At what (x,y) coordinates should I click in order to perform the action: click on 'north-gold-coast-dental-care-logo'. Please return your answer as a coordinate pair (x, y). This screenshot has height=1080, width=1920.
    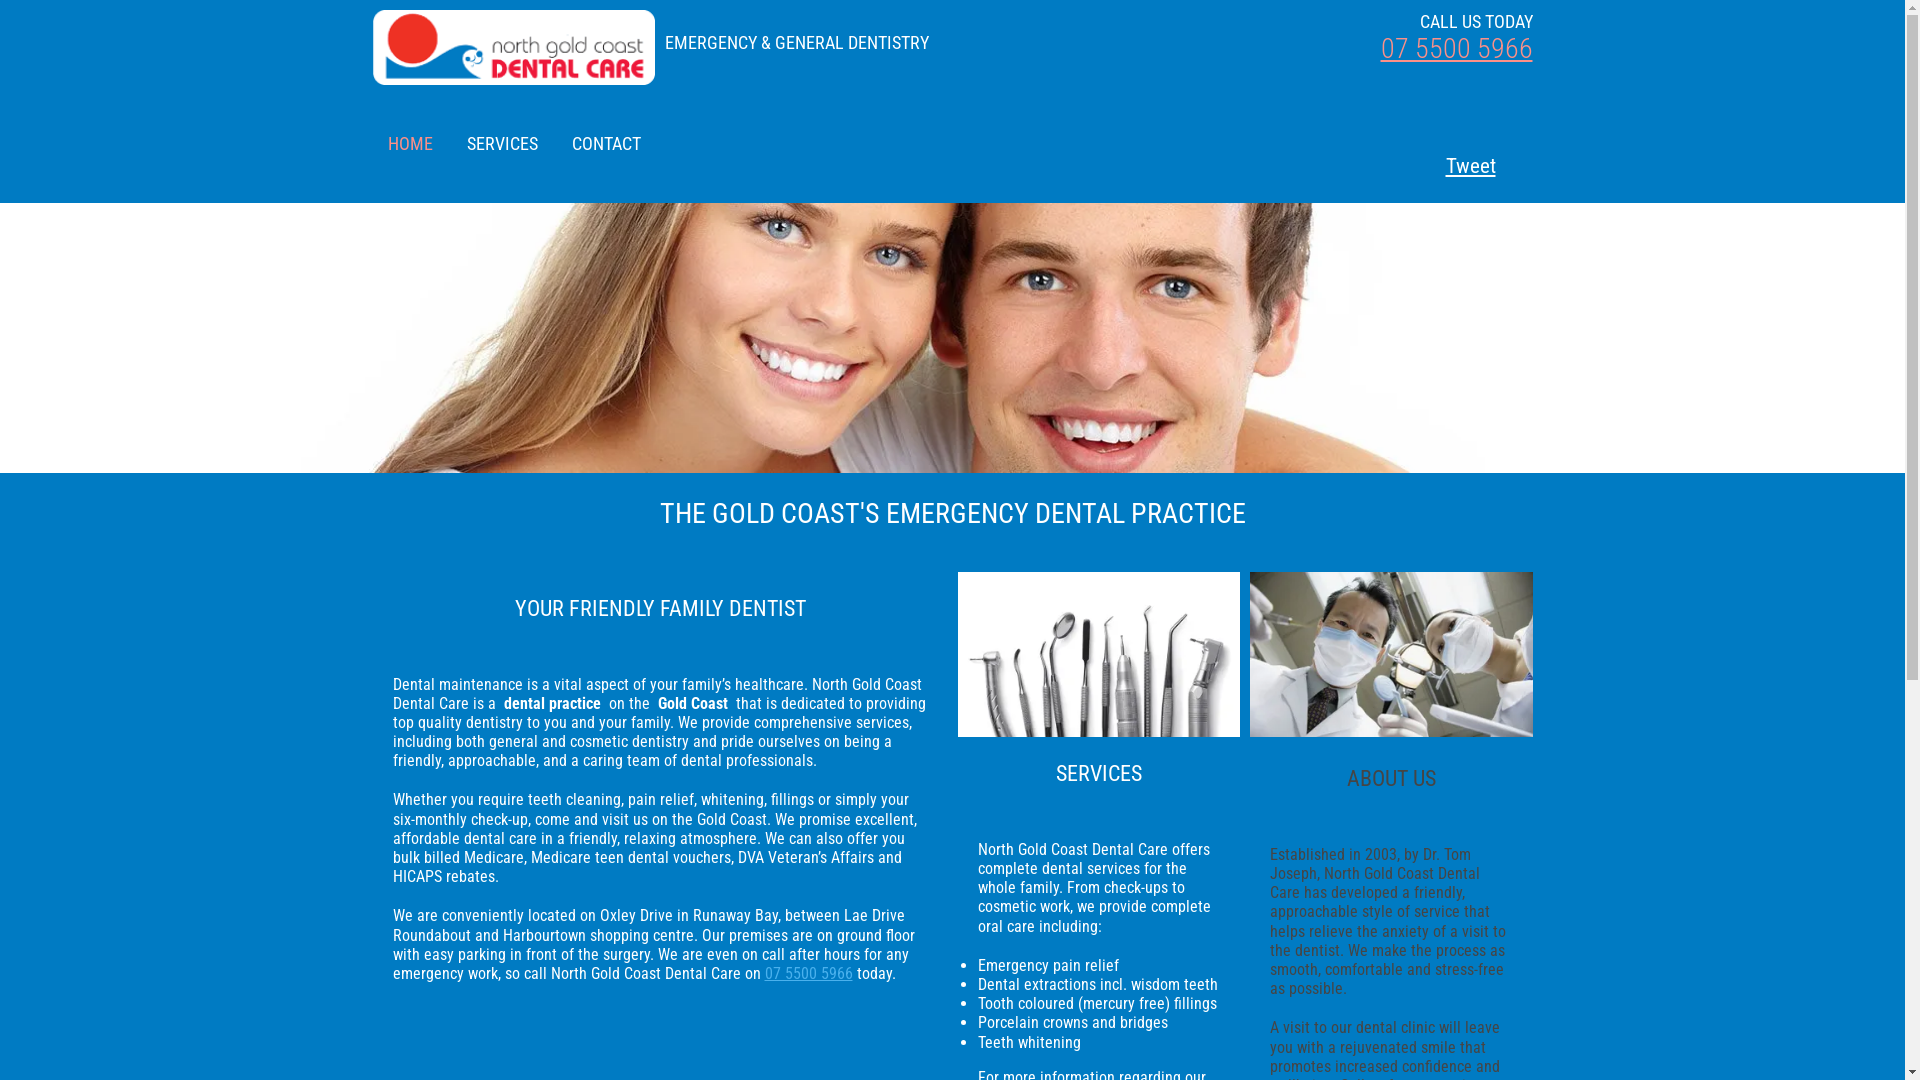
    Looking at the image, I should click on (372, 46).